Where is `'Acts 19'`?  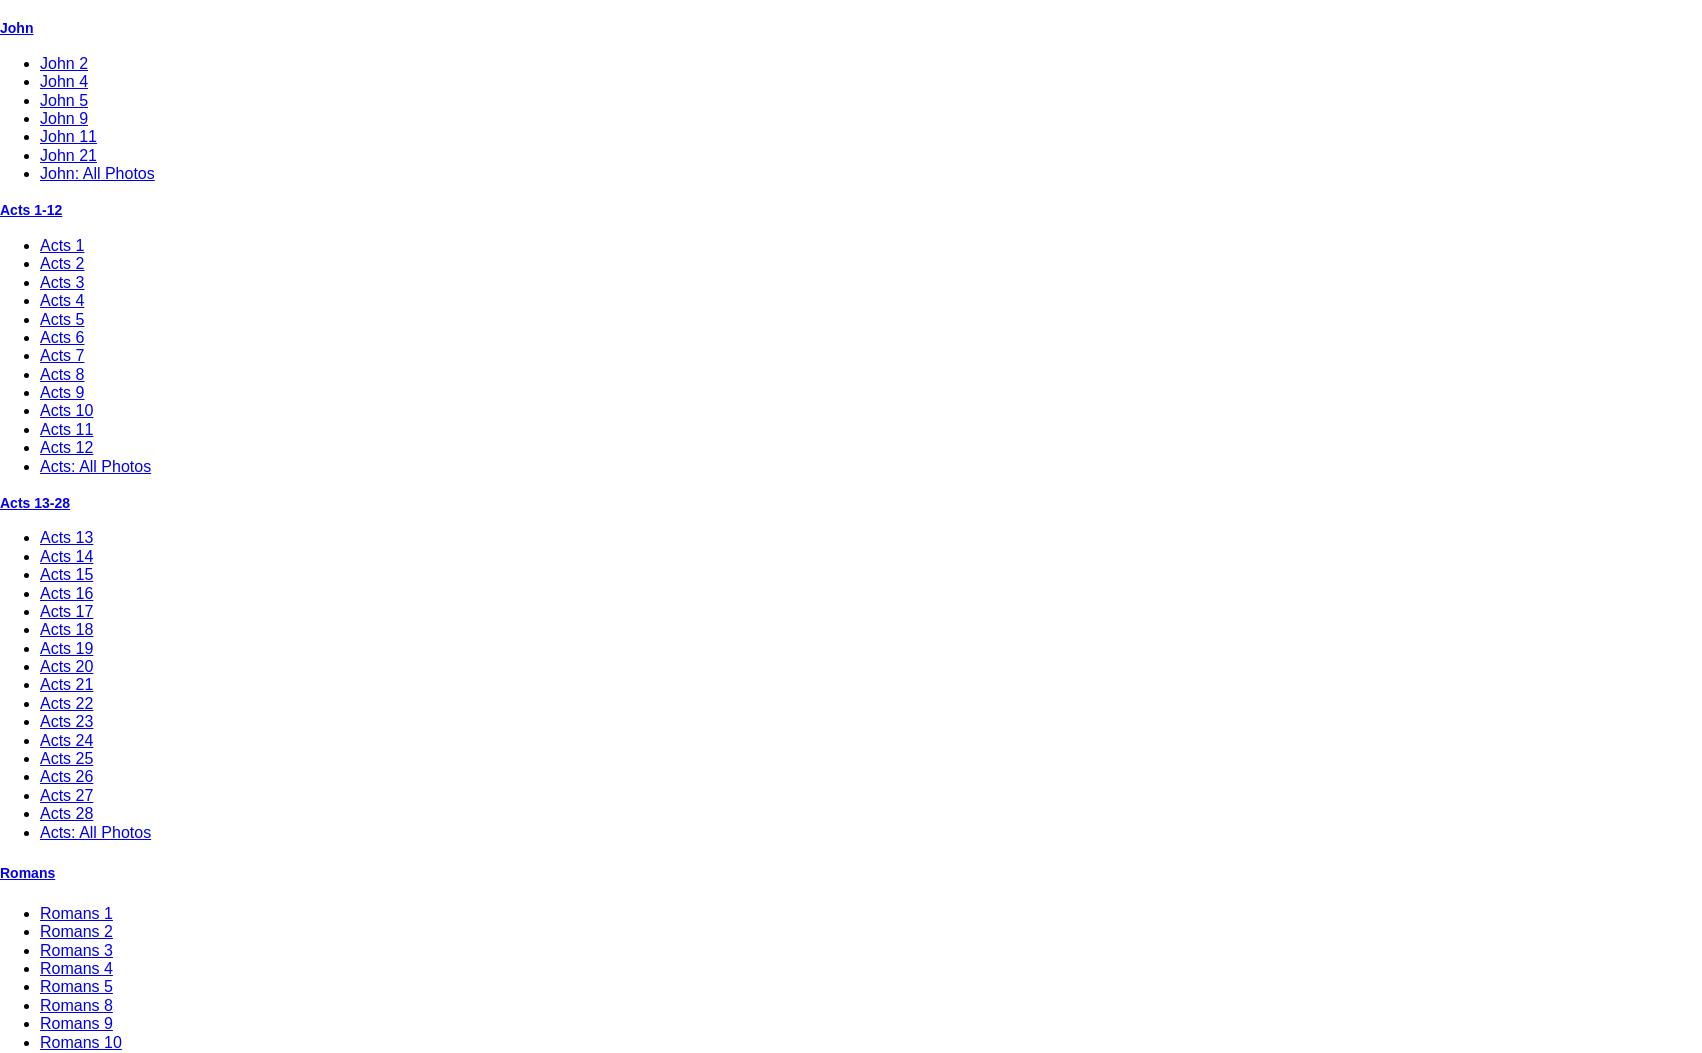
'Acts 19' is located at coordinates (66, 646).